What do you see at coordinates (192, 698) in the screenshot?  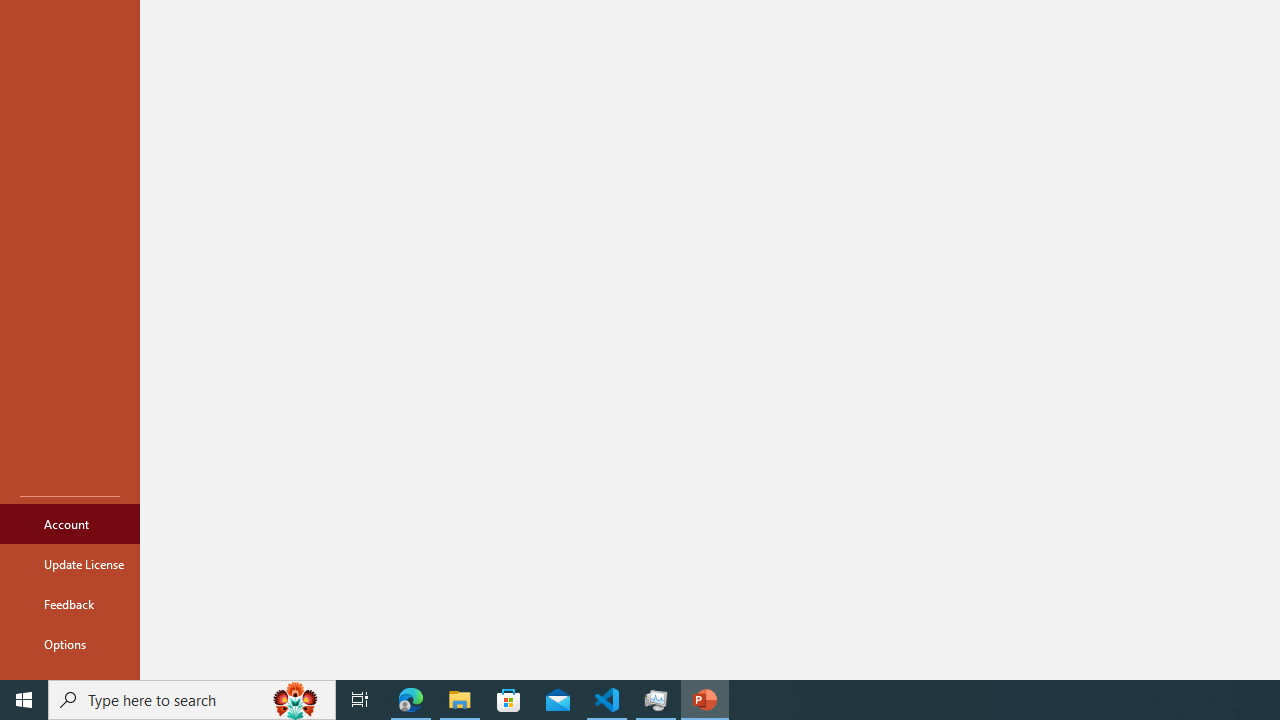 I see `'Type here to search'` at bounding box center [192, 698].